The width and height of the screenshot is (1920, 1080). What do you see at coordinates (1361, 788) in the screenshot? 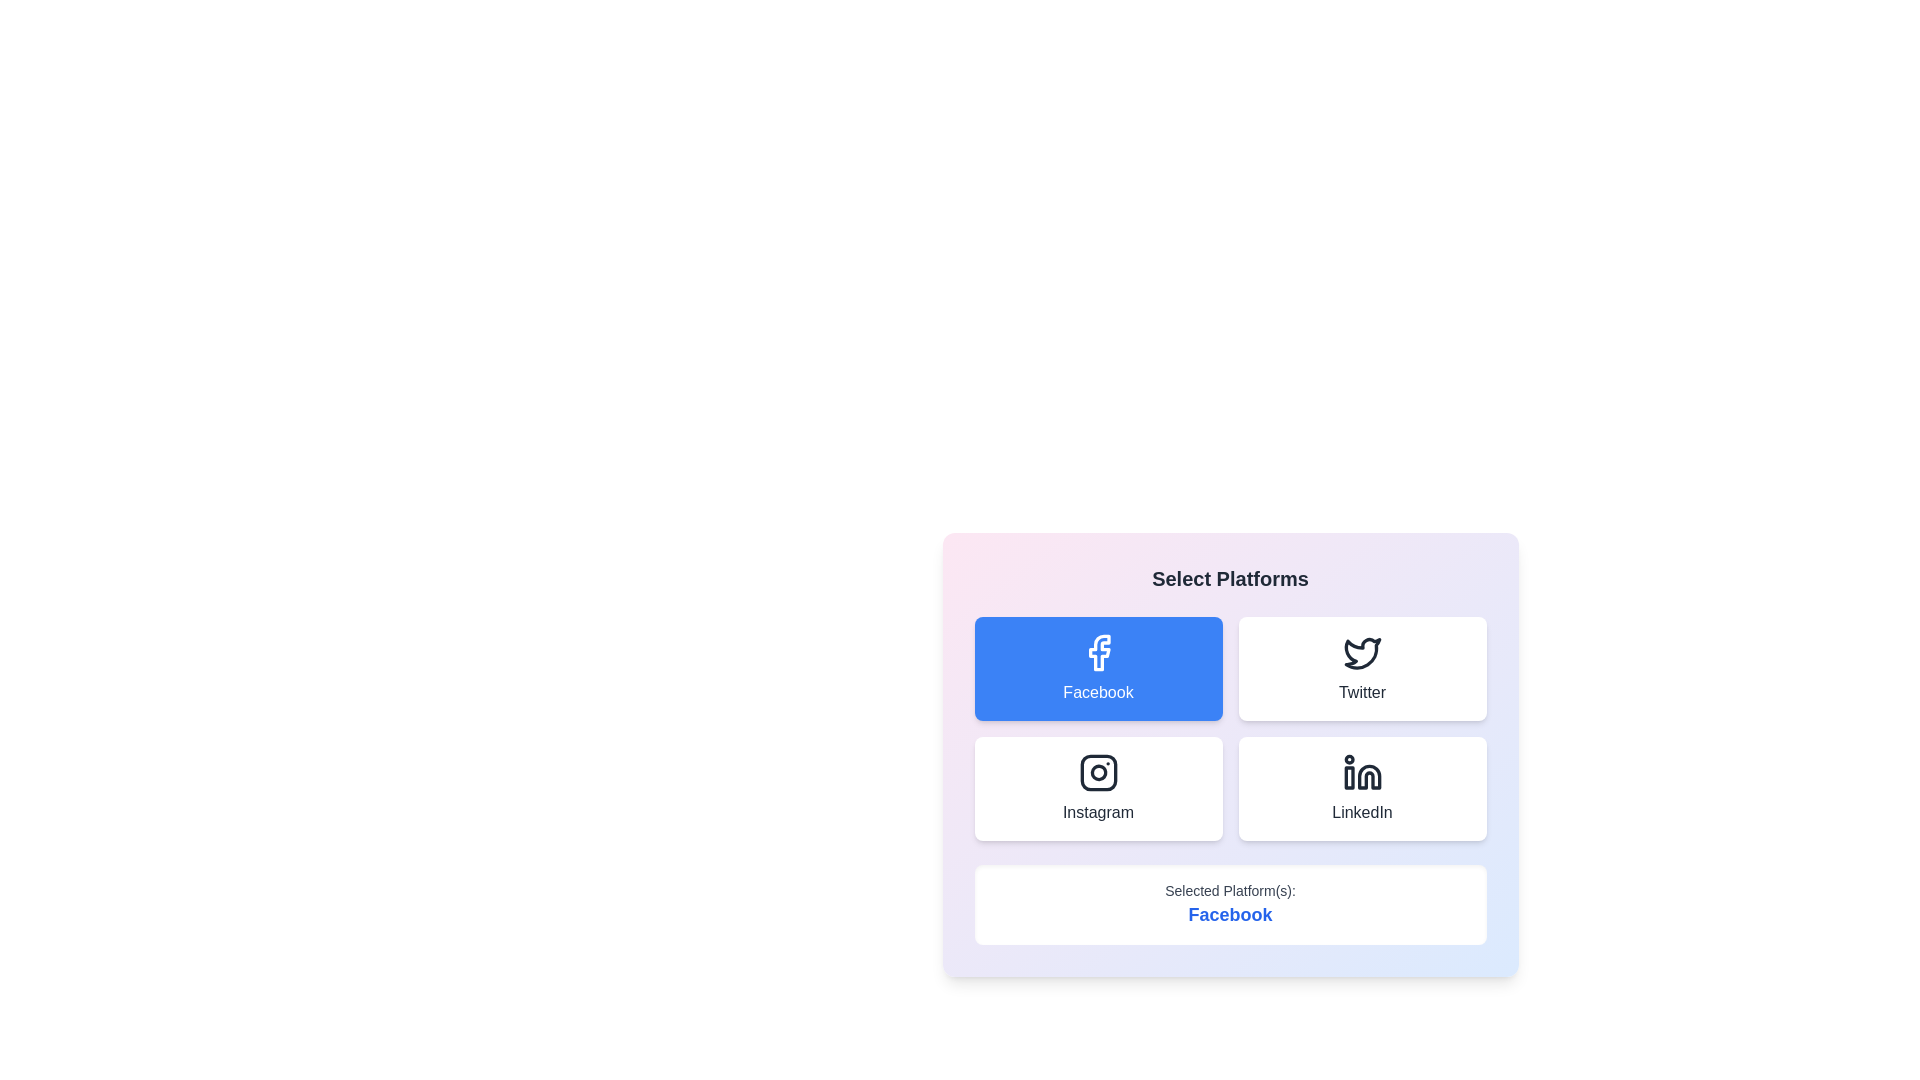
I see `the button corresponding to LinkedIn` at bounding box center [1361, 788].